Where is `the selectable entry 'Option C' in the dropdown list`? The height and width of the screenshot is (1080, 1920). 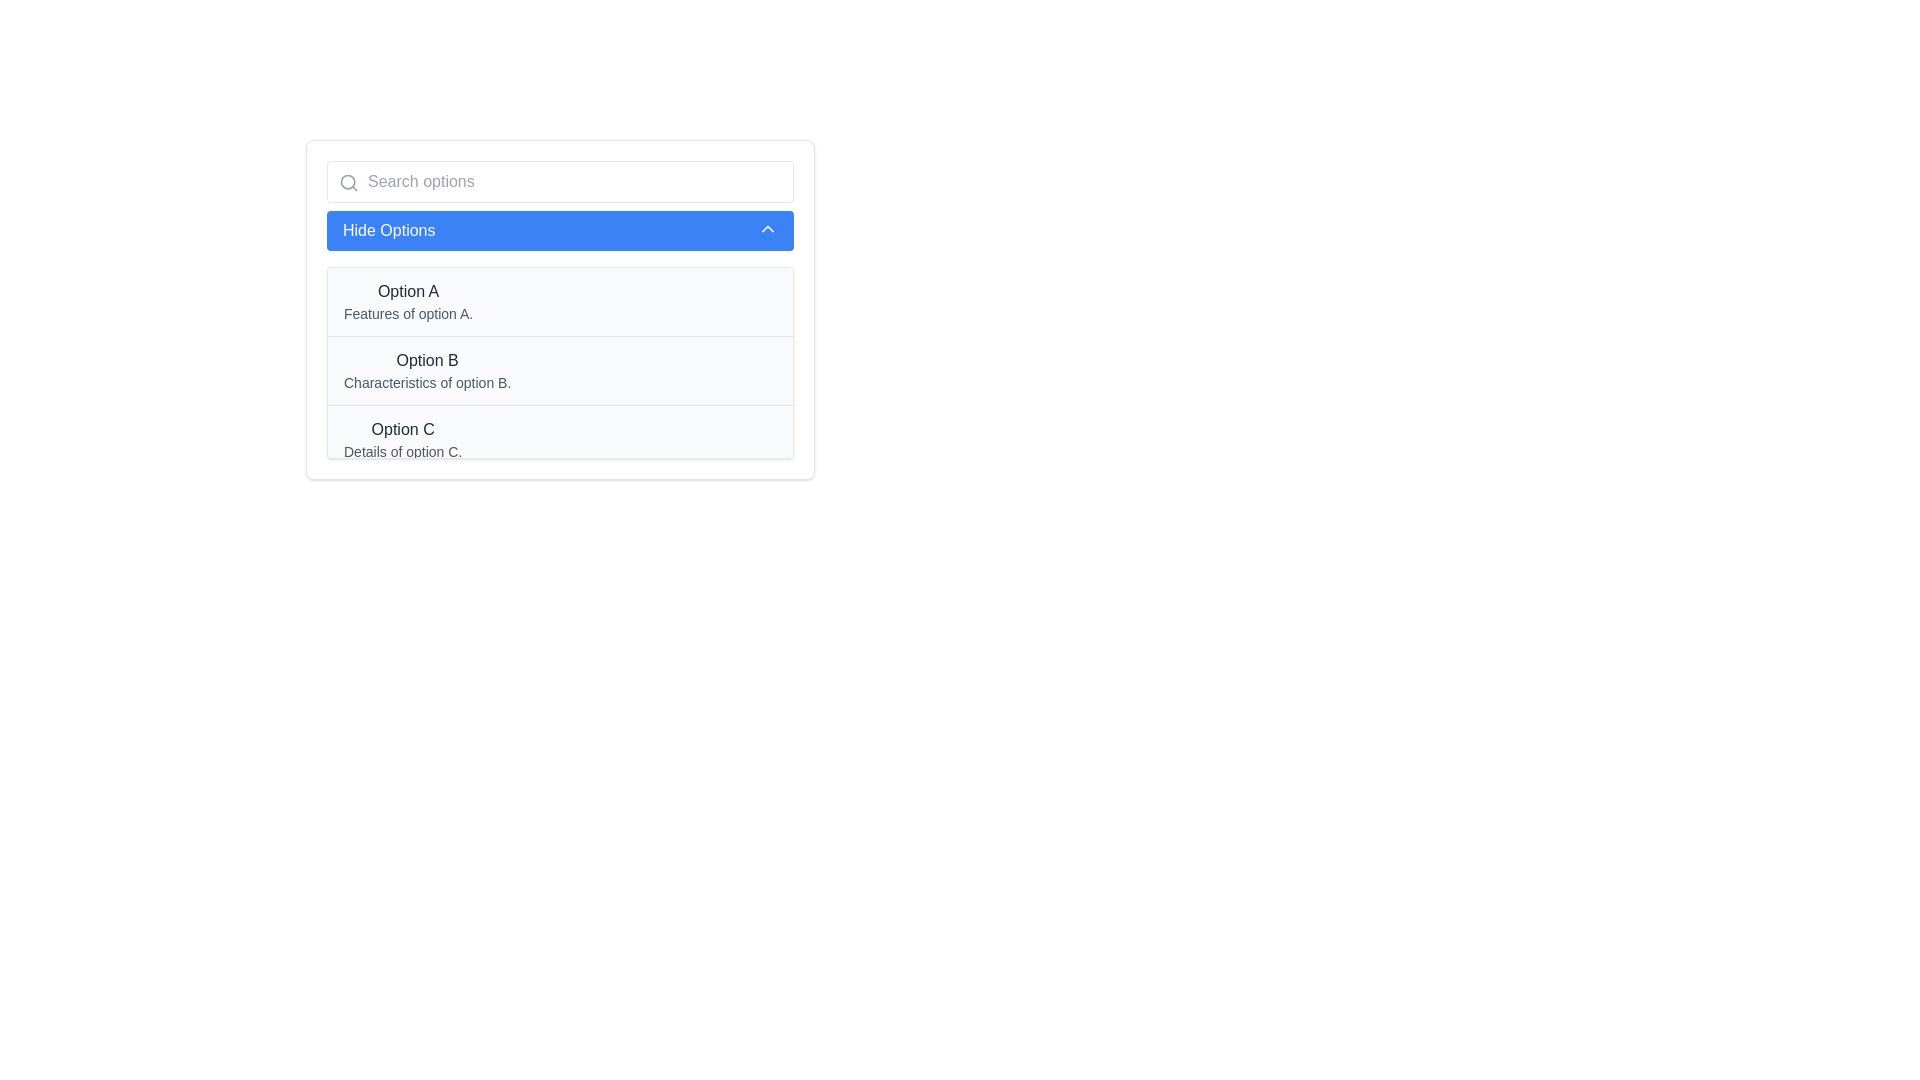 the selectable entry 'Option C' in the dropdown list is located at coordinates (402, 438).